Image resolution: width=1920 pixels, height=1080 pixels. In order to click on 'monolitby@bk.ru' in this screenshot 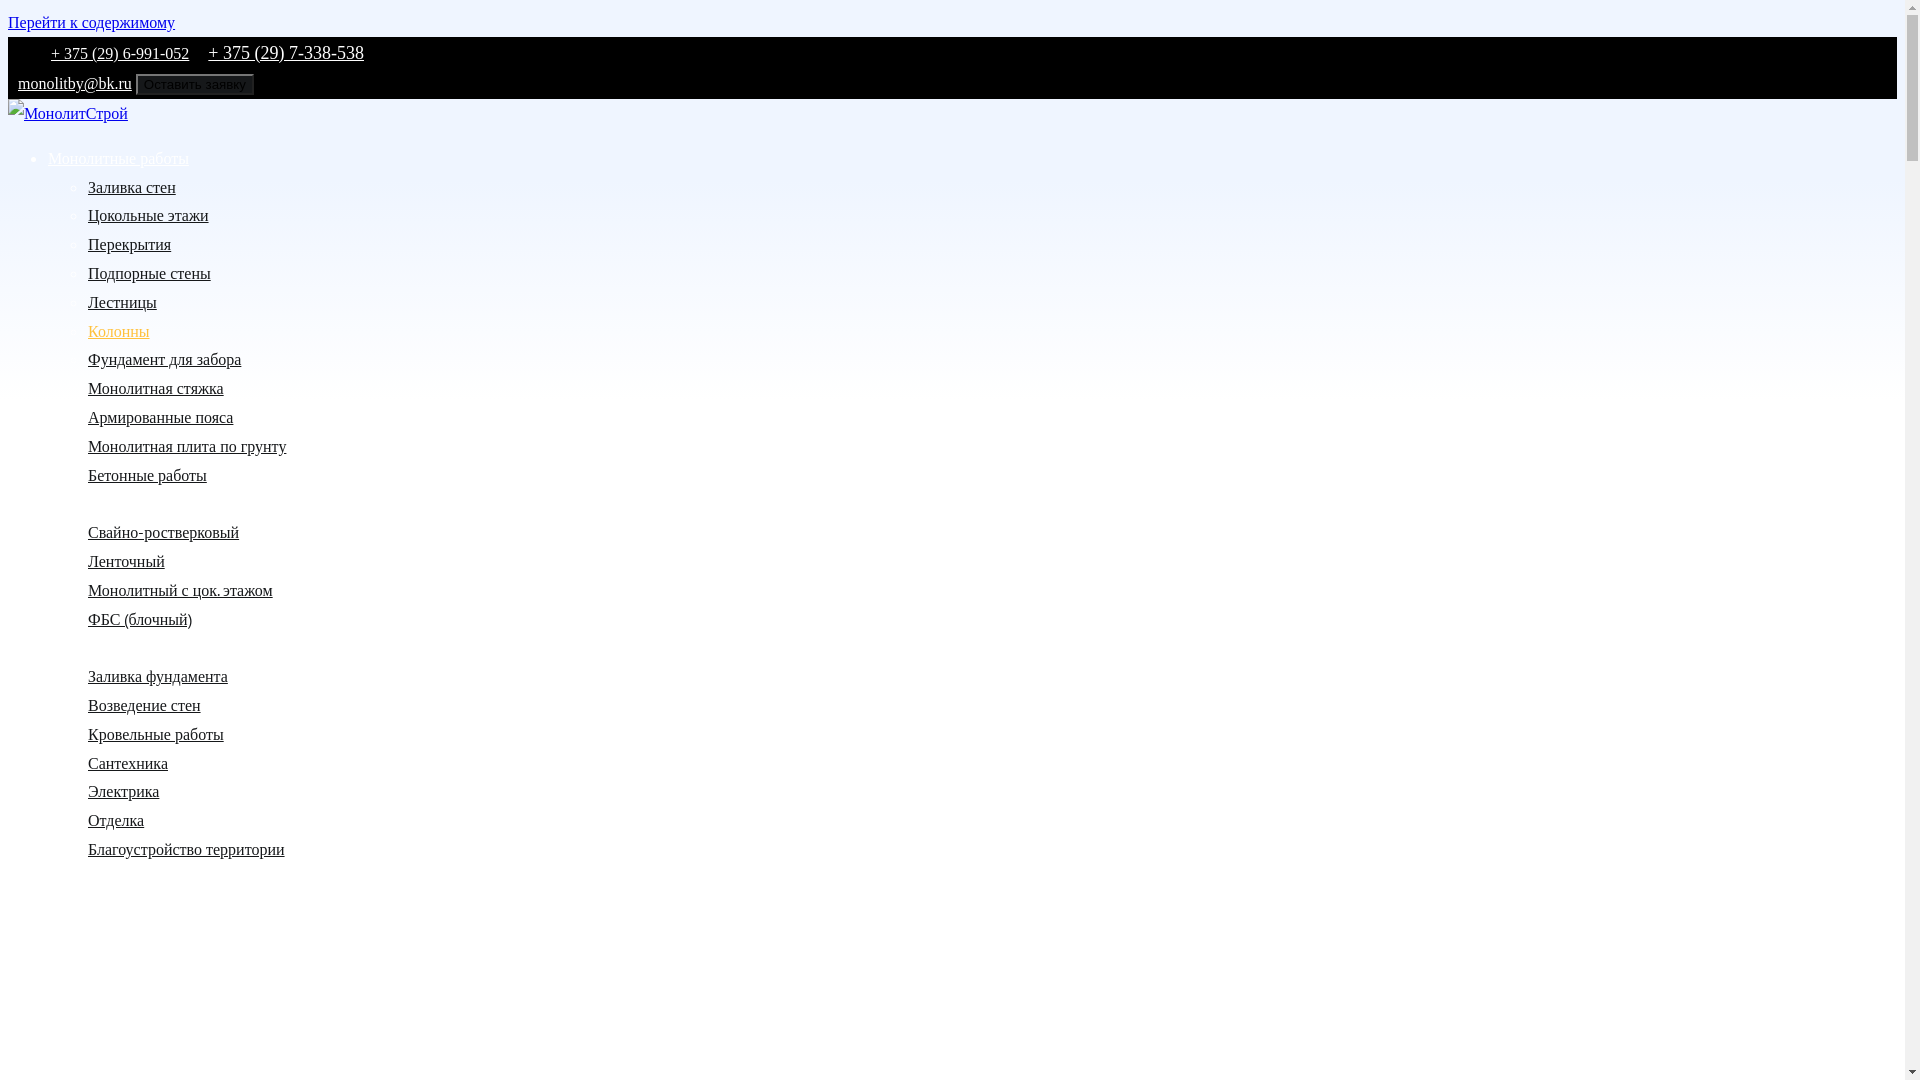, I will do `click(70, 82)`.